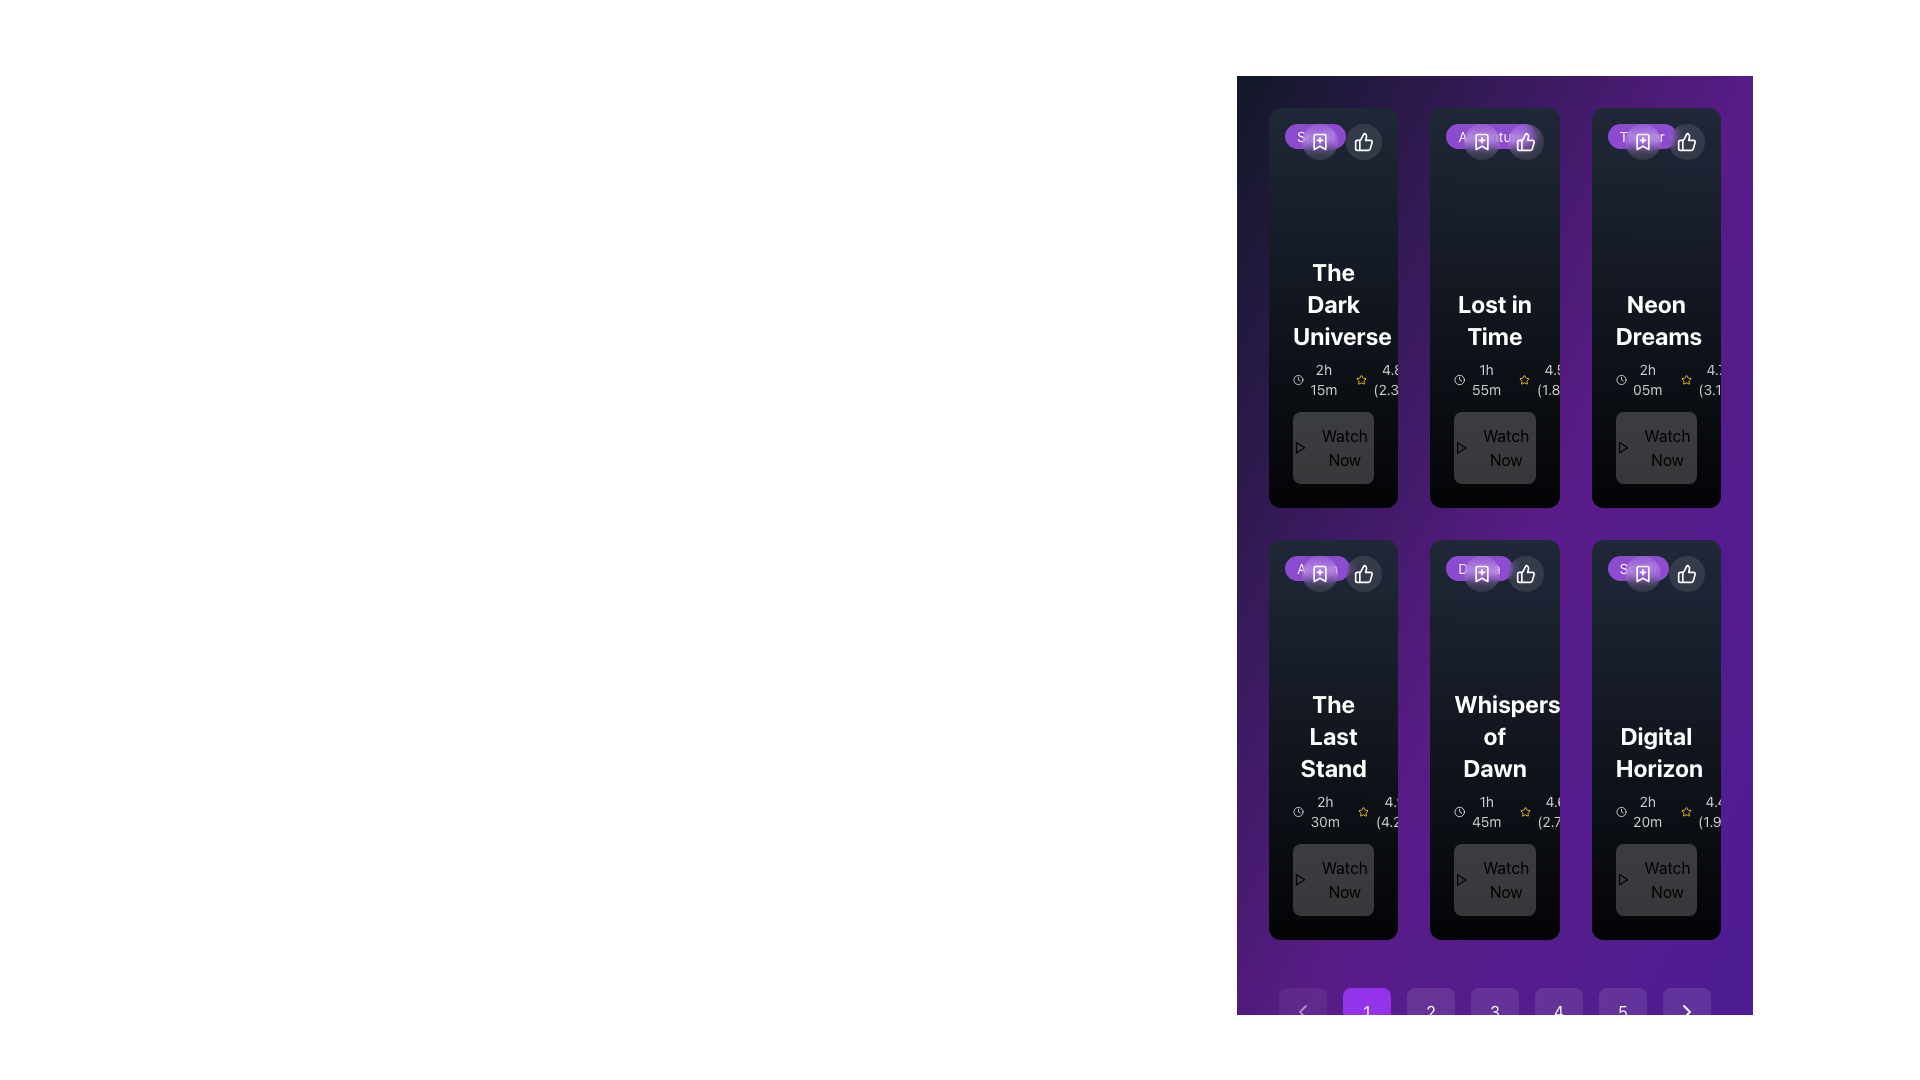  Describe the element at coordinates (1494, 308) in the screenshot. I see `the content card titled 'Lost in Time' to activate its hover effects, which includes visual emphasis on the card and the 'Watch Now' button` at that location.